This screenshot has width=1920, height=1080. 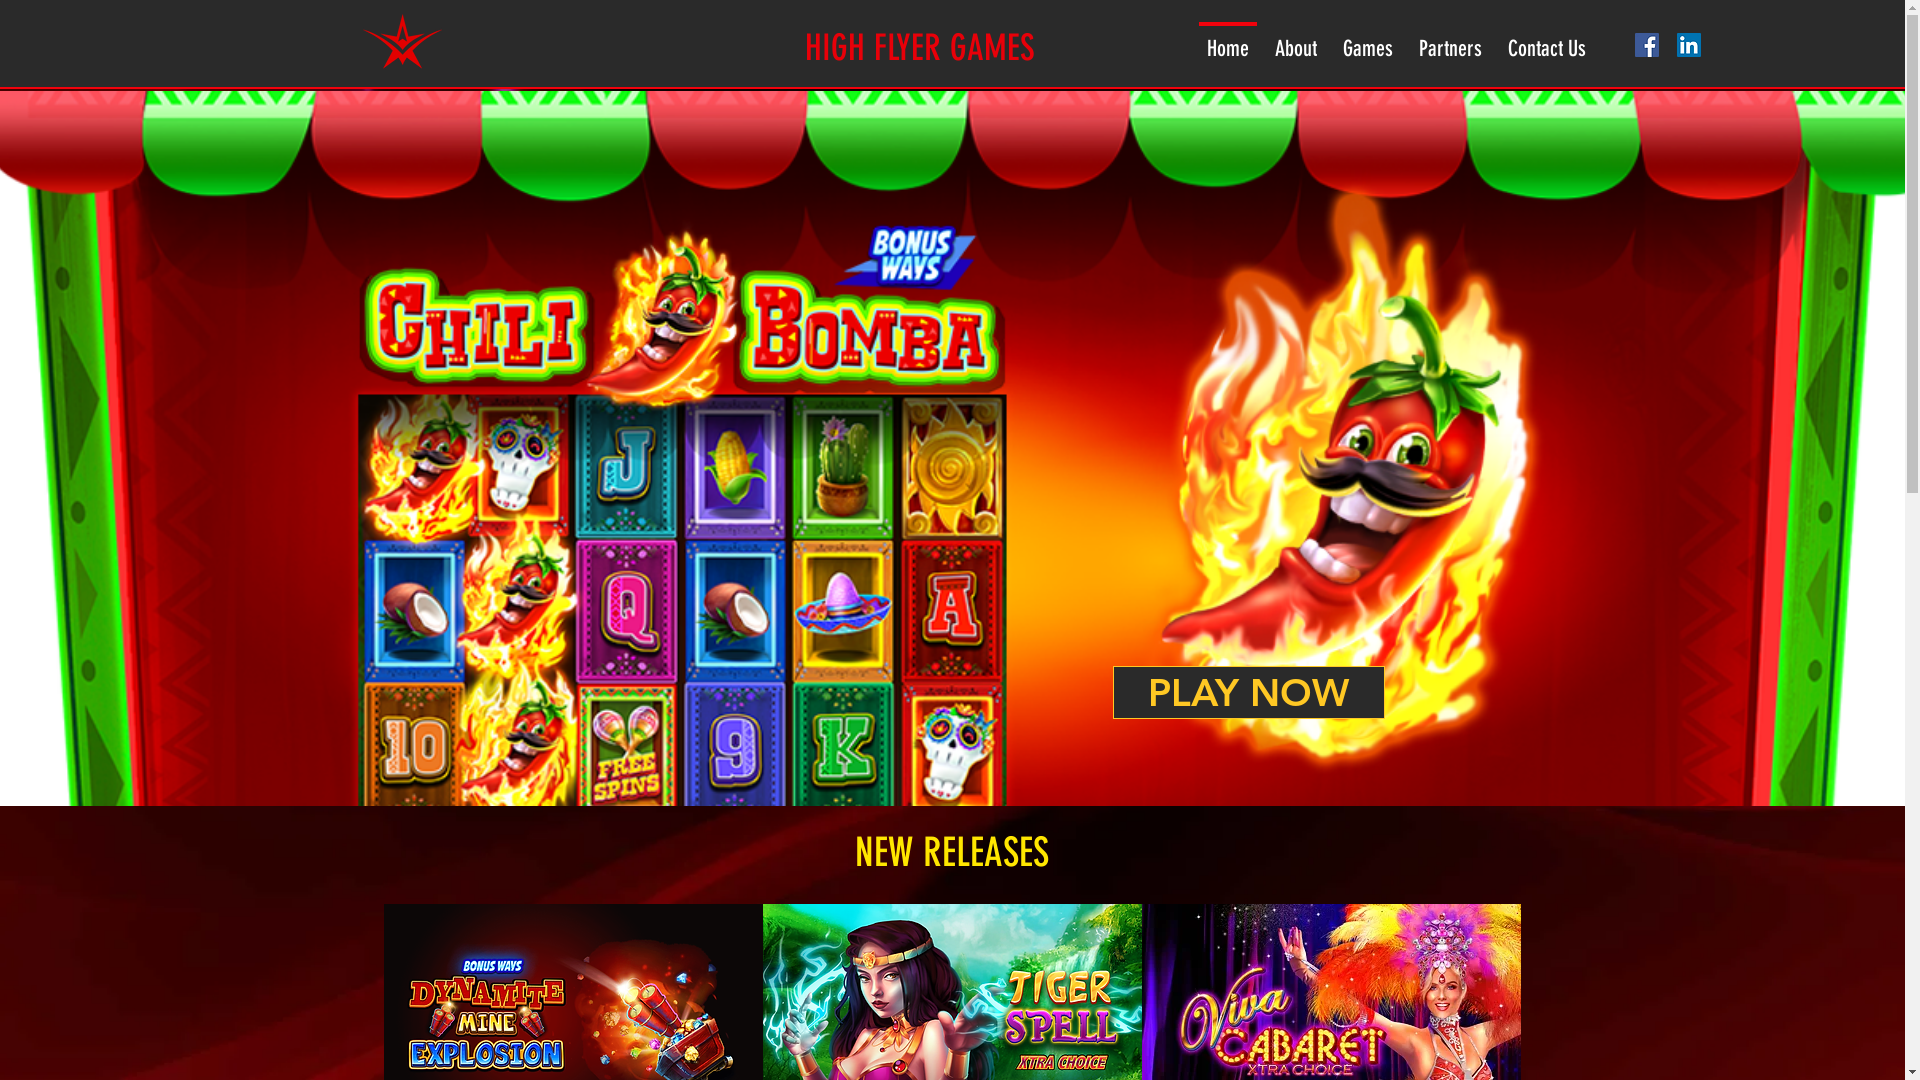 I want to click on 'Contact Us', so click(x=1545, y=39).